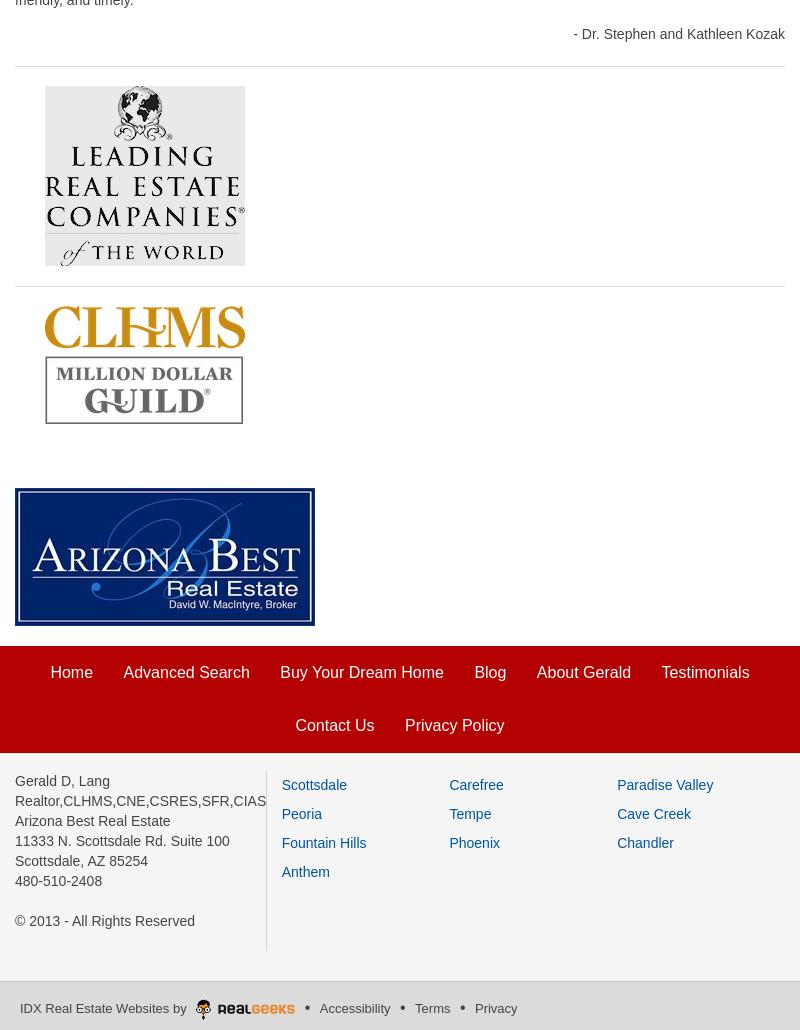 This screenshot has height=1030, width=800. I want to click on '© 2013 - All Rights Reserved', so click(103, 919).